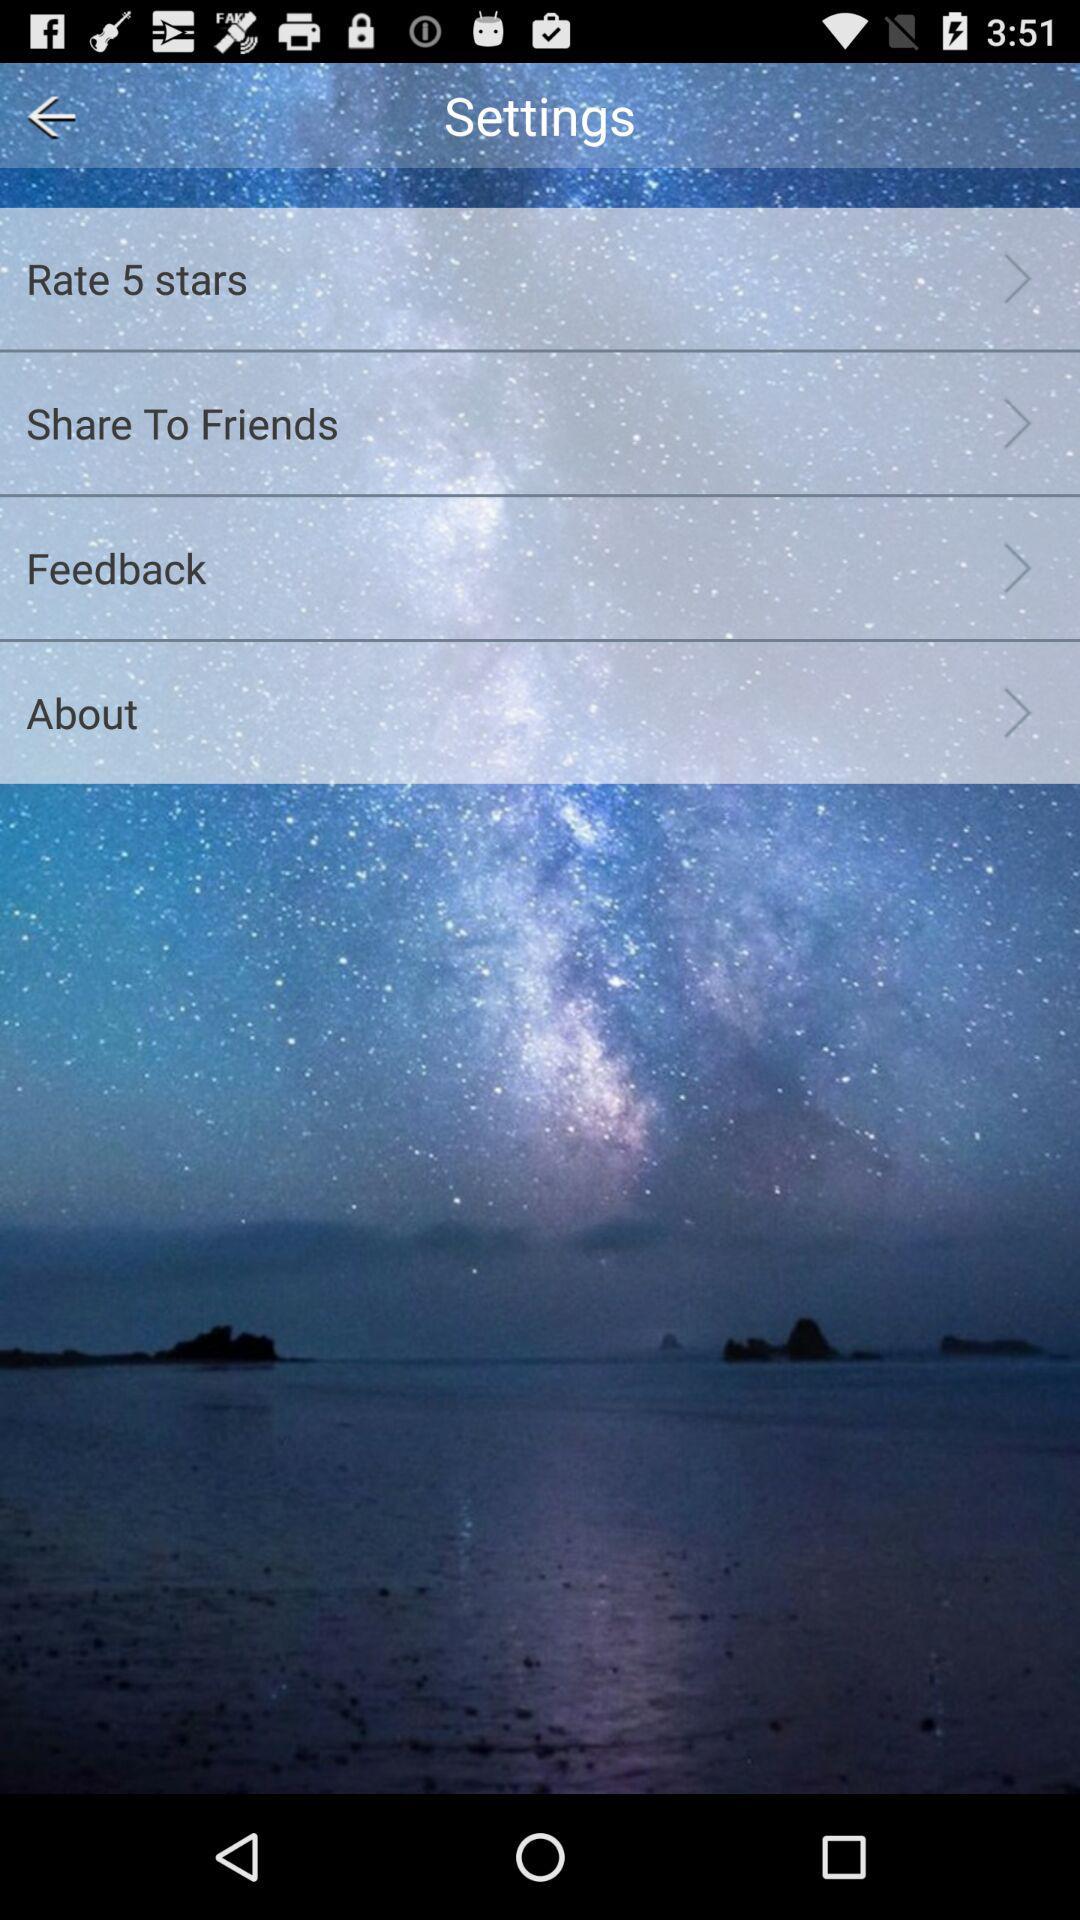  I want to click on the item to the left of settings app, so click(44, 114).